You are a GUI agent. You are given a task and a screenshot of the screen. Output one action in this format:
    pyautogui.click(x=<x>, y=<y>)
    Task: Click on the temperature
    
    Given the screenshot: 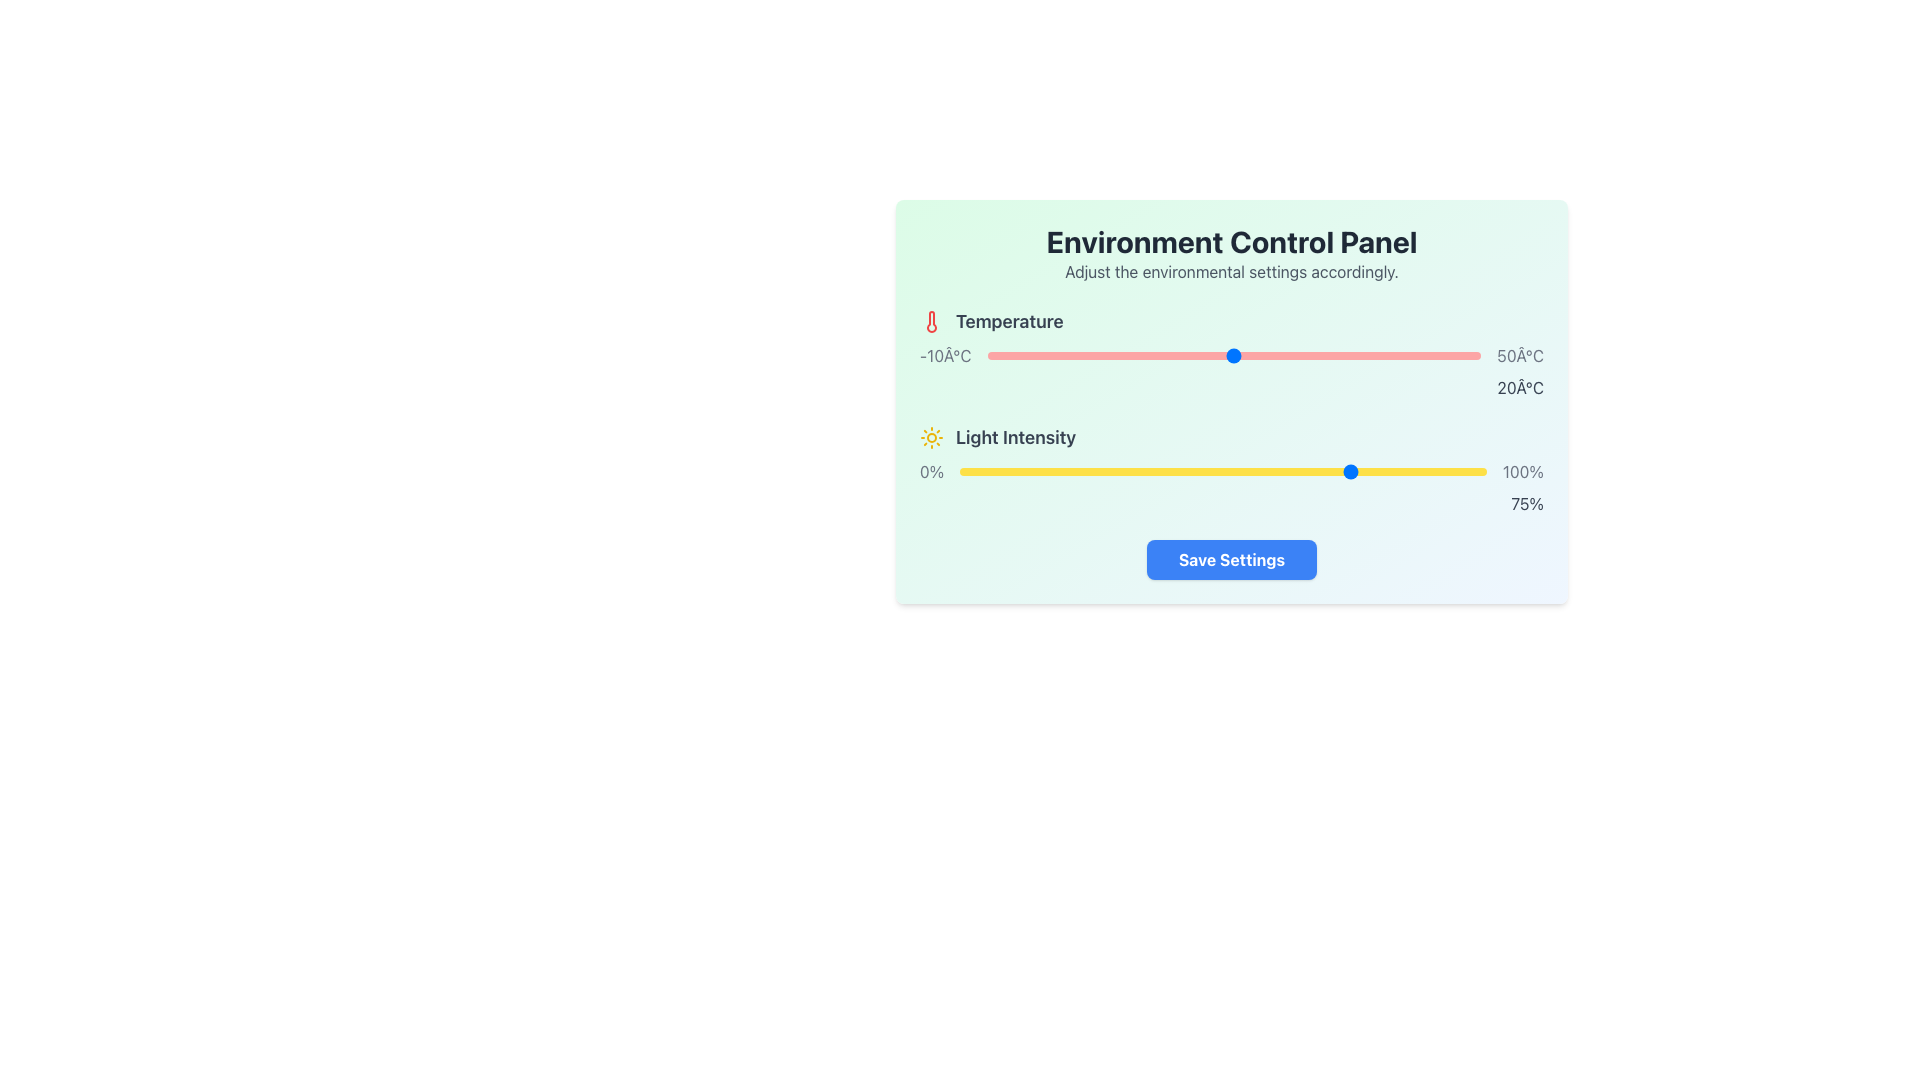 What is the action you would take?
    pyautogui.click(x=1168, y=354)
    